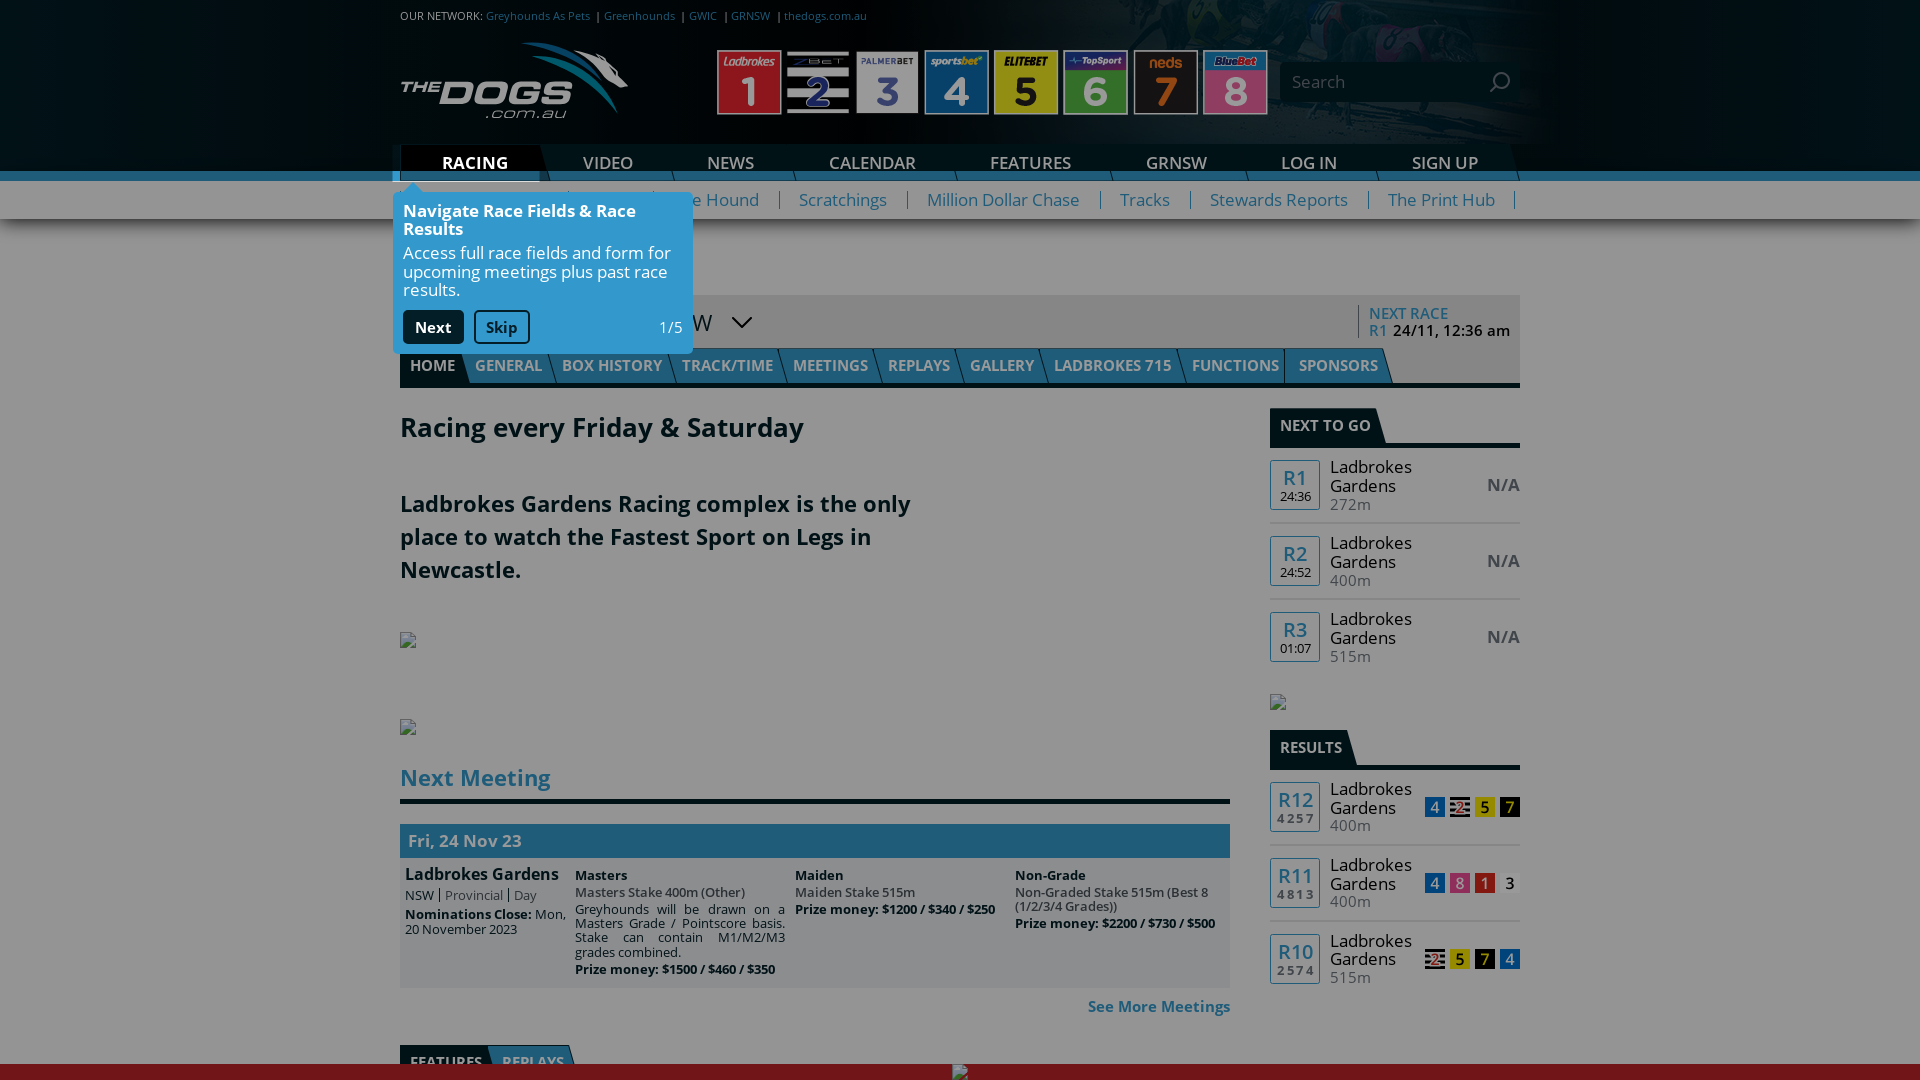 Image resolution: width=1920 pixels, height=1080 pixels. Describe the element at coordinates (1269, 958) in the screenshot. I see `'R10` at that location.